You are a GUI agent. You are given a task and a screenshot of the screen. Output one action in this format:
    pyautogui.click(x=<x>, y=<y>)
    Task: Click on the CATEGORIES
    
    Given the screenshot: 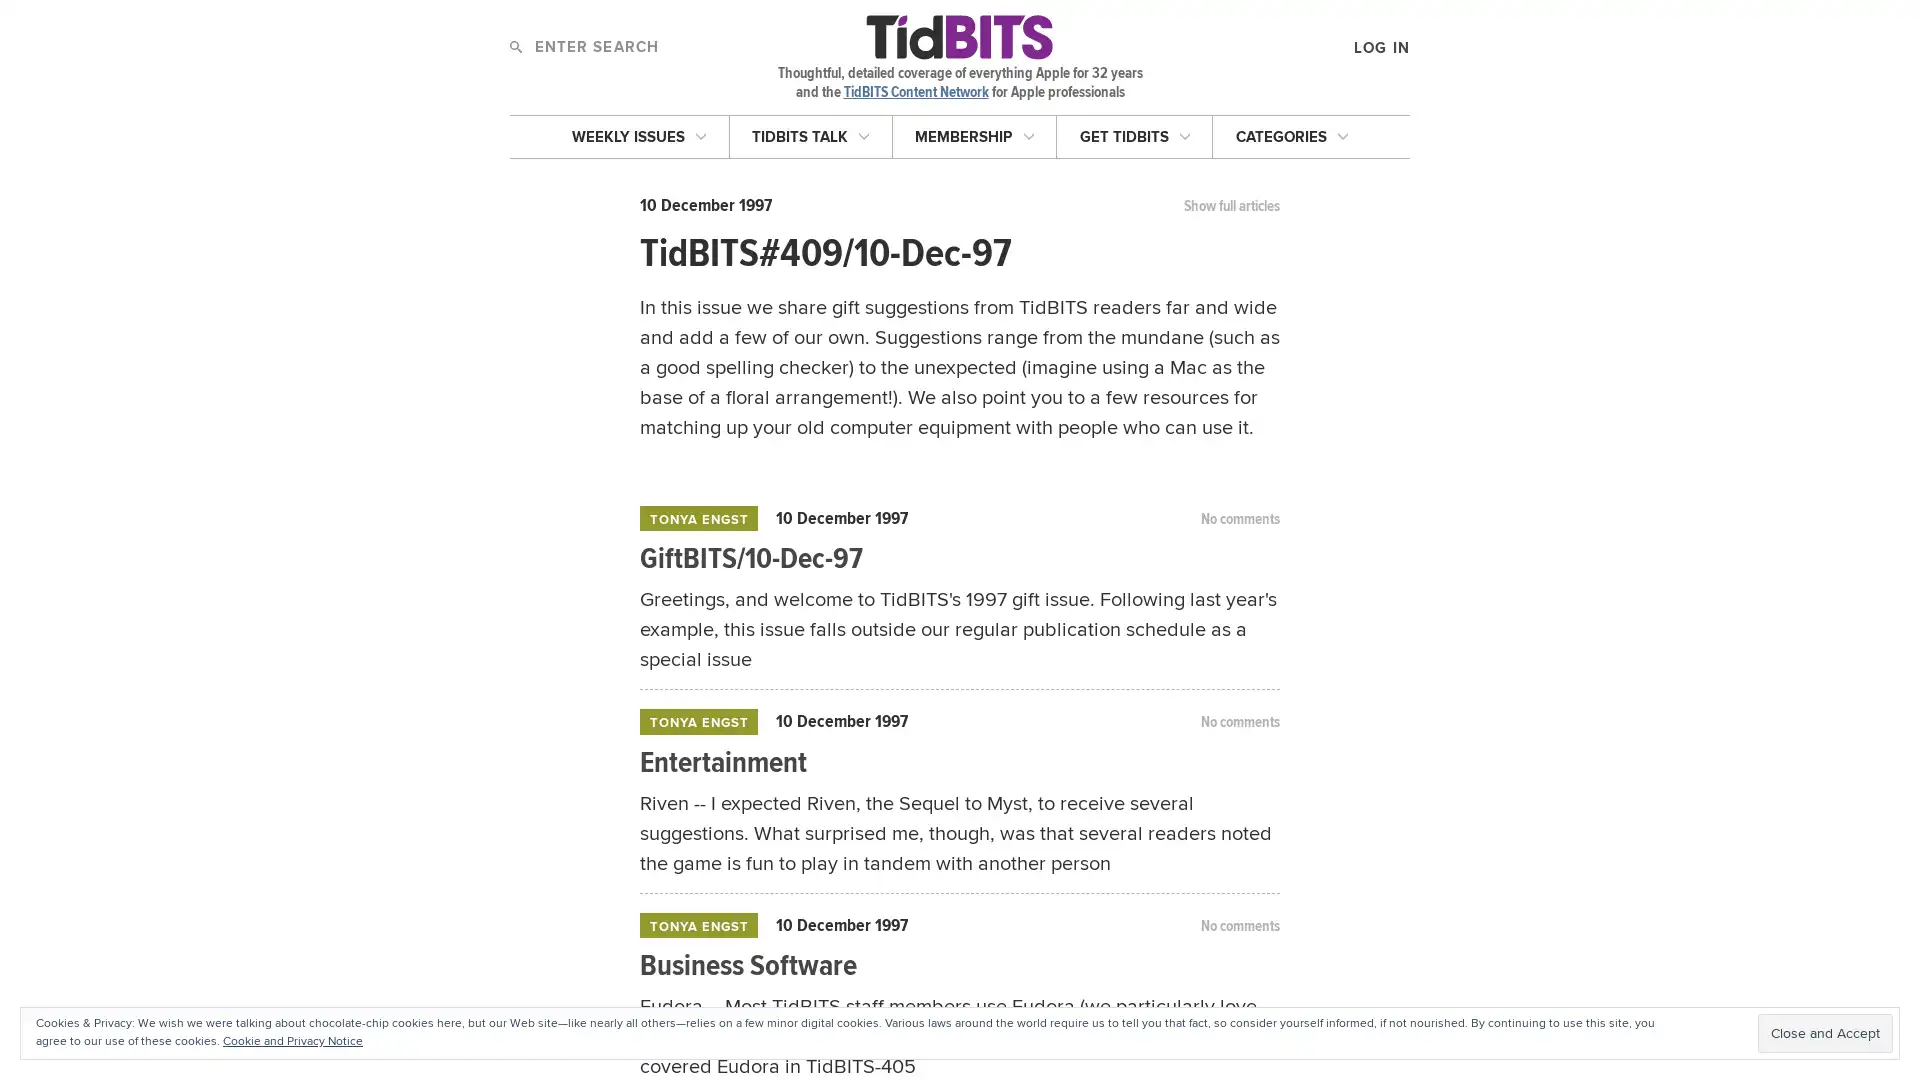 What is the action you would take?
    pyautogui.click(x=1291, y=135)
    